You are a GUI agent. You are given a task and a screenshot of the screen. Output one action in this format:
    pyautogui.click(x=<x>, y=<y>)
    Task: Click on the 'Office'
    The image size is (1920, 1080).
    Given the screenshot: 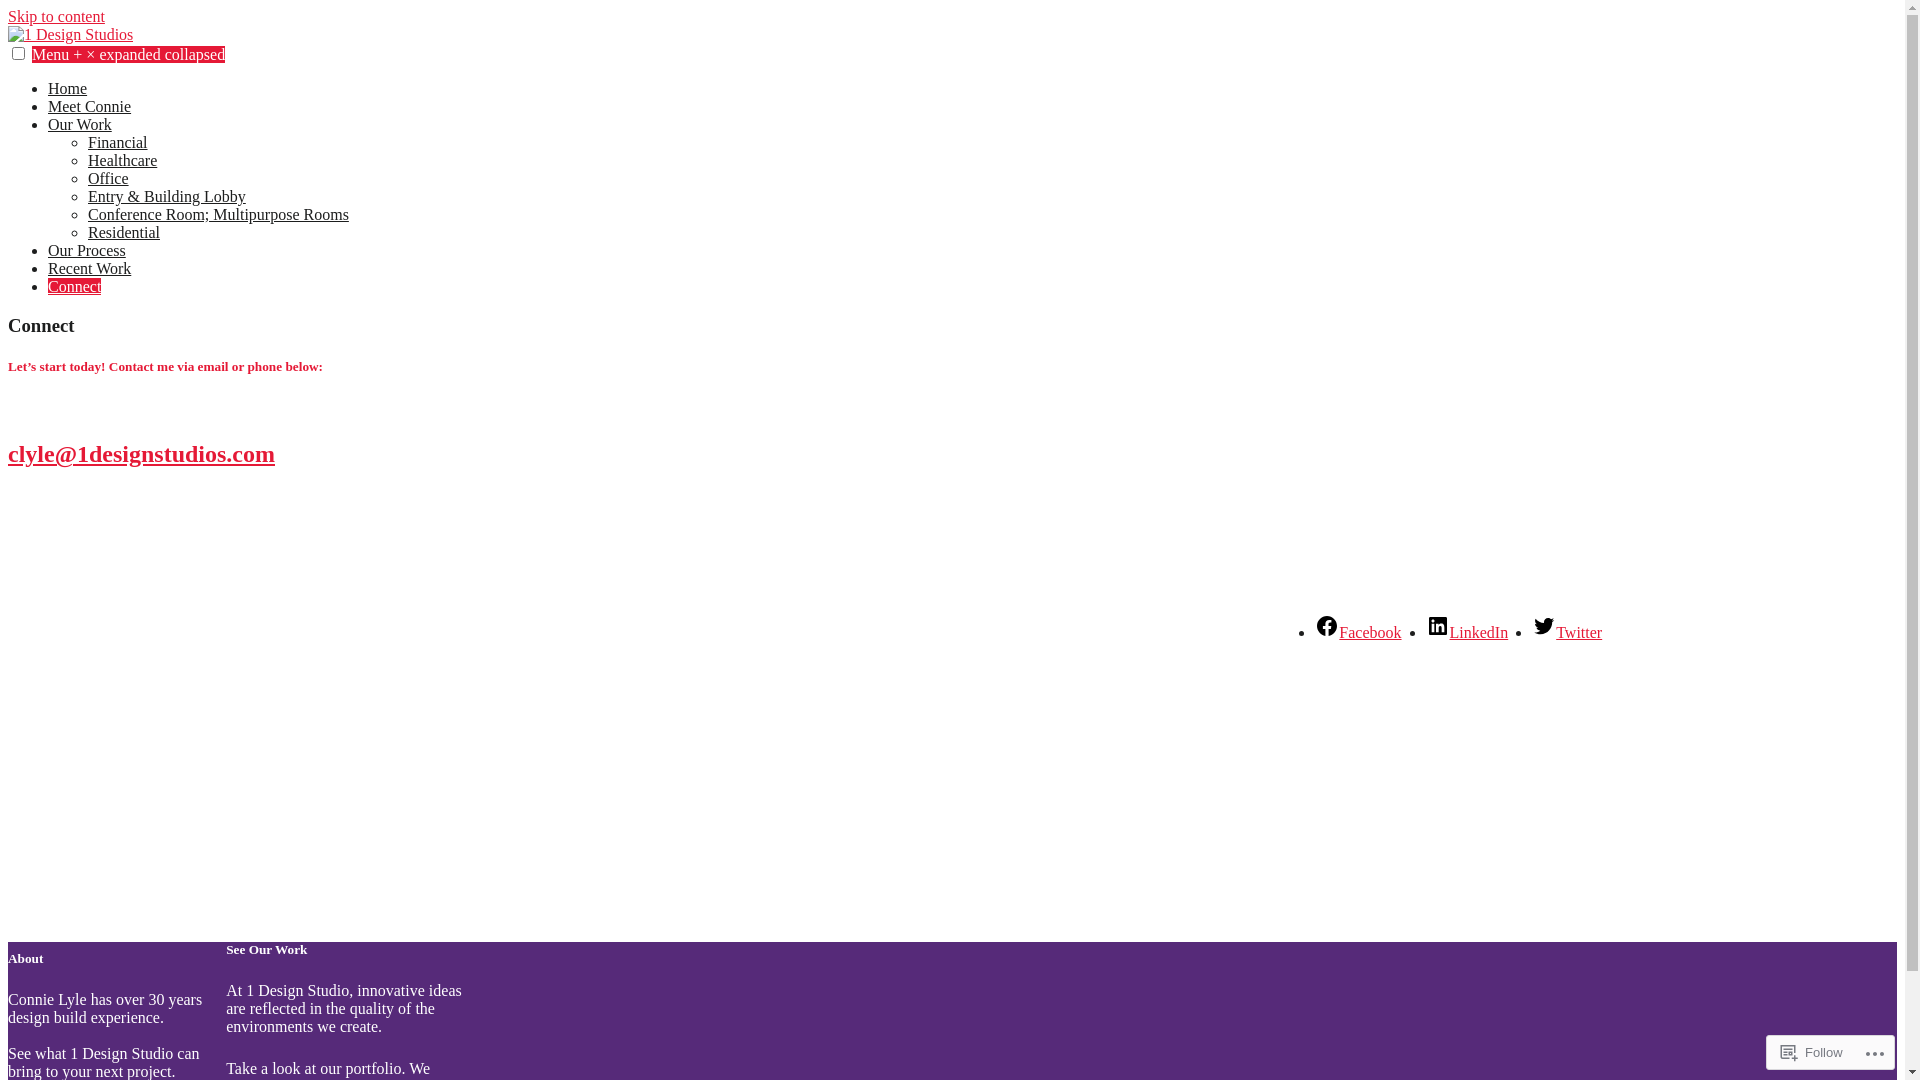 What is the action you would take?
    pyautogui.click(x=107, y=177)
    